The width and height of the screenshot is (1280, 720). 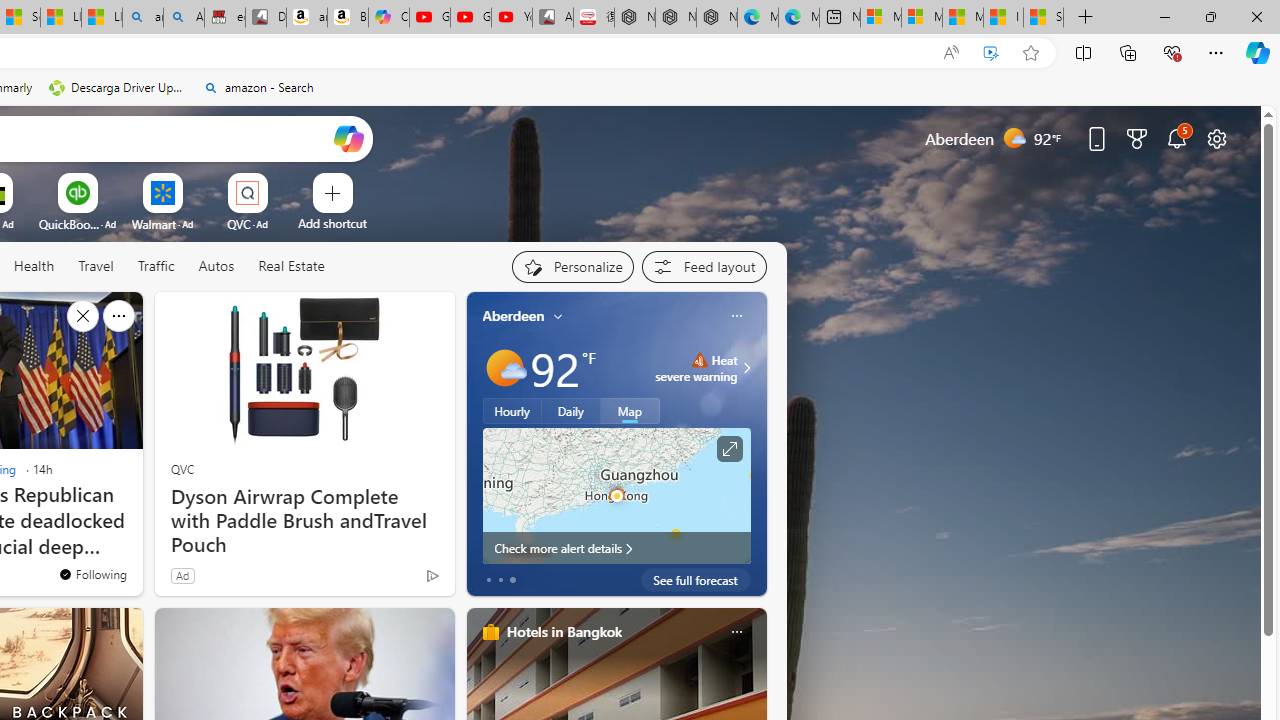 I want to click on 'More options', so click(x=735, y=631).